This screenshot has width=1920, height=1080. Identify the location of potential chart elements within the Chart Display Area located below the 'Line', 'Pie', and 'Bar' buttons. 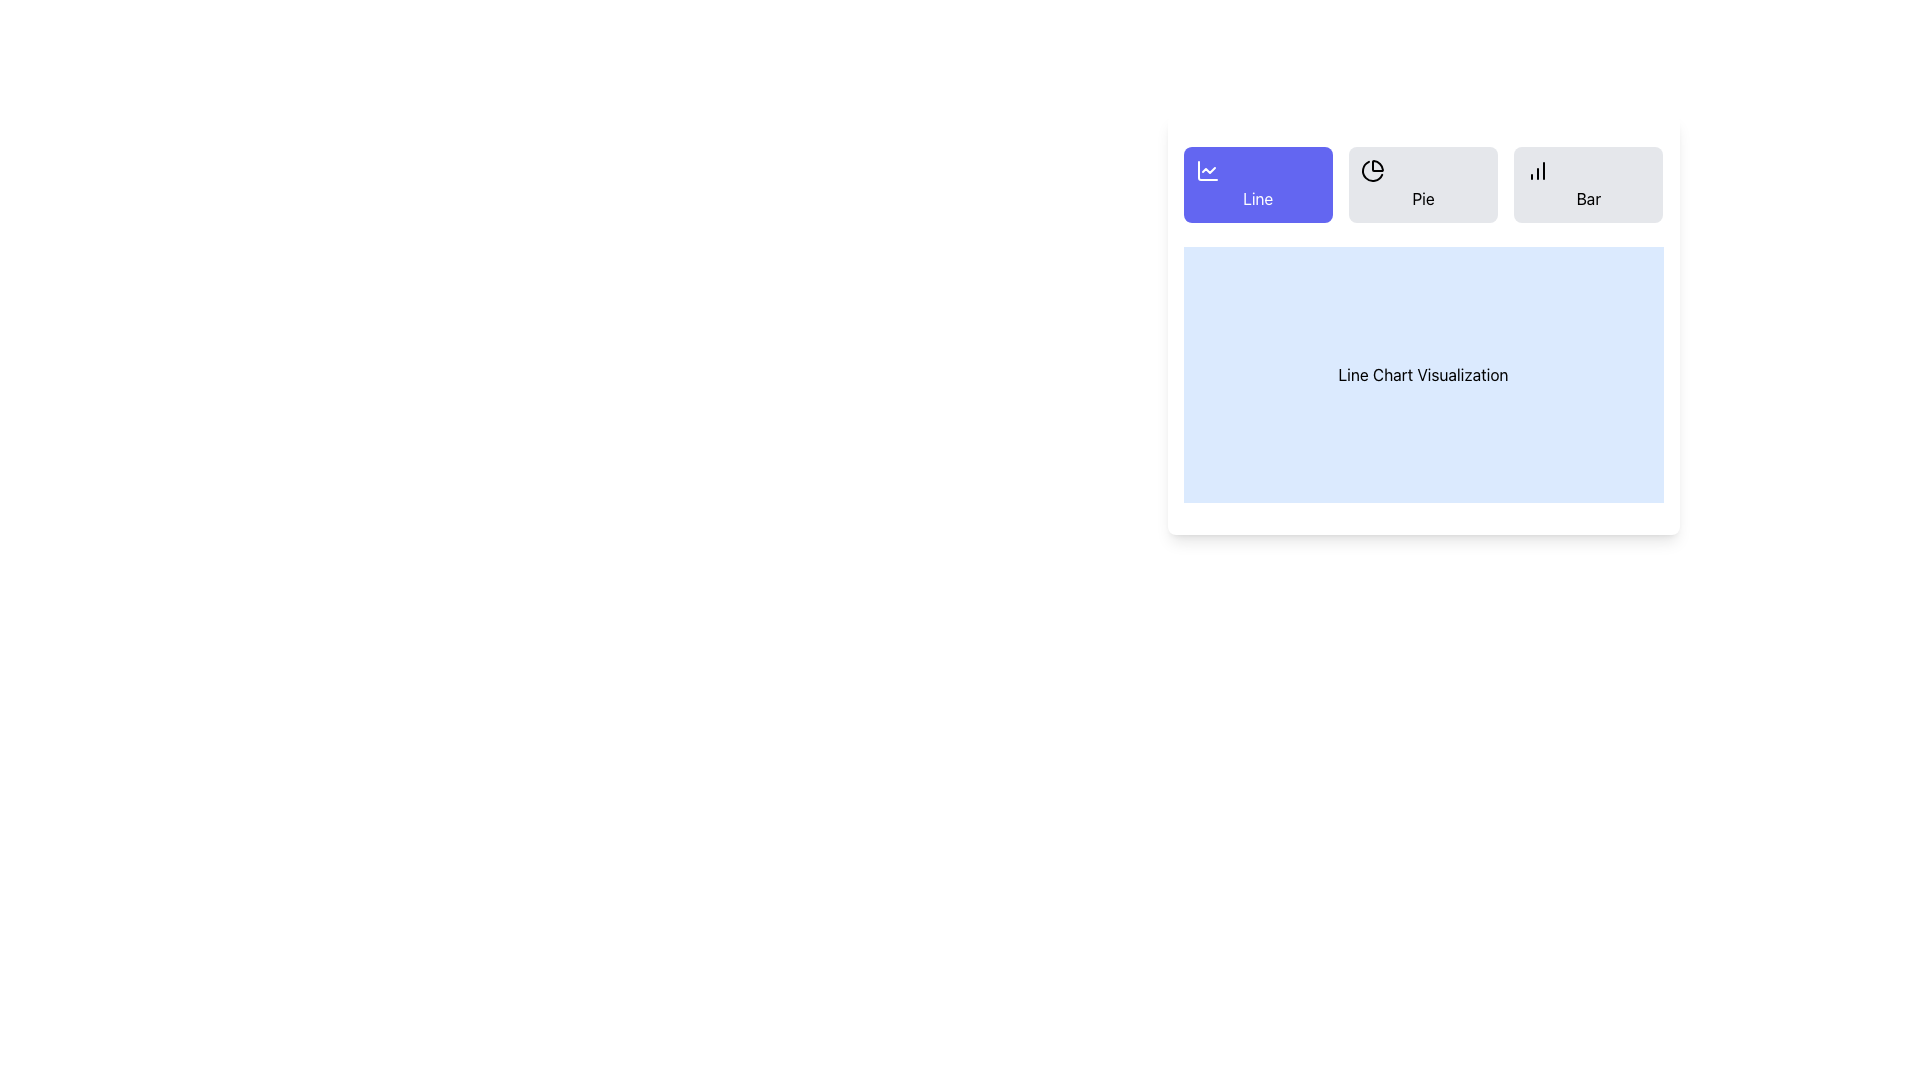
(1422, 374).